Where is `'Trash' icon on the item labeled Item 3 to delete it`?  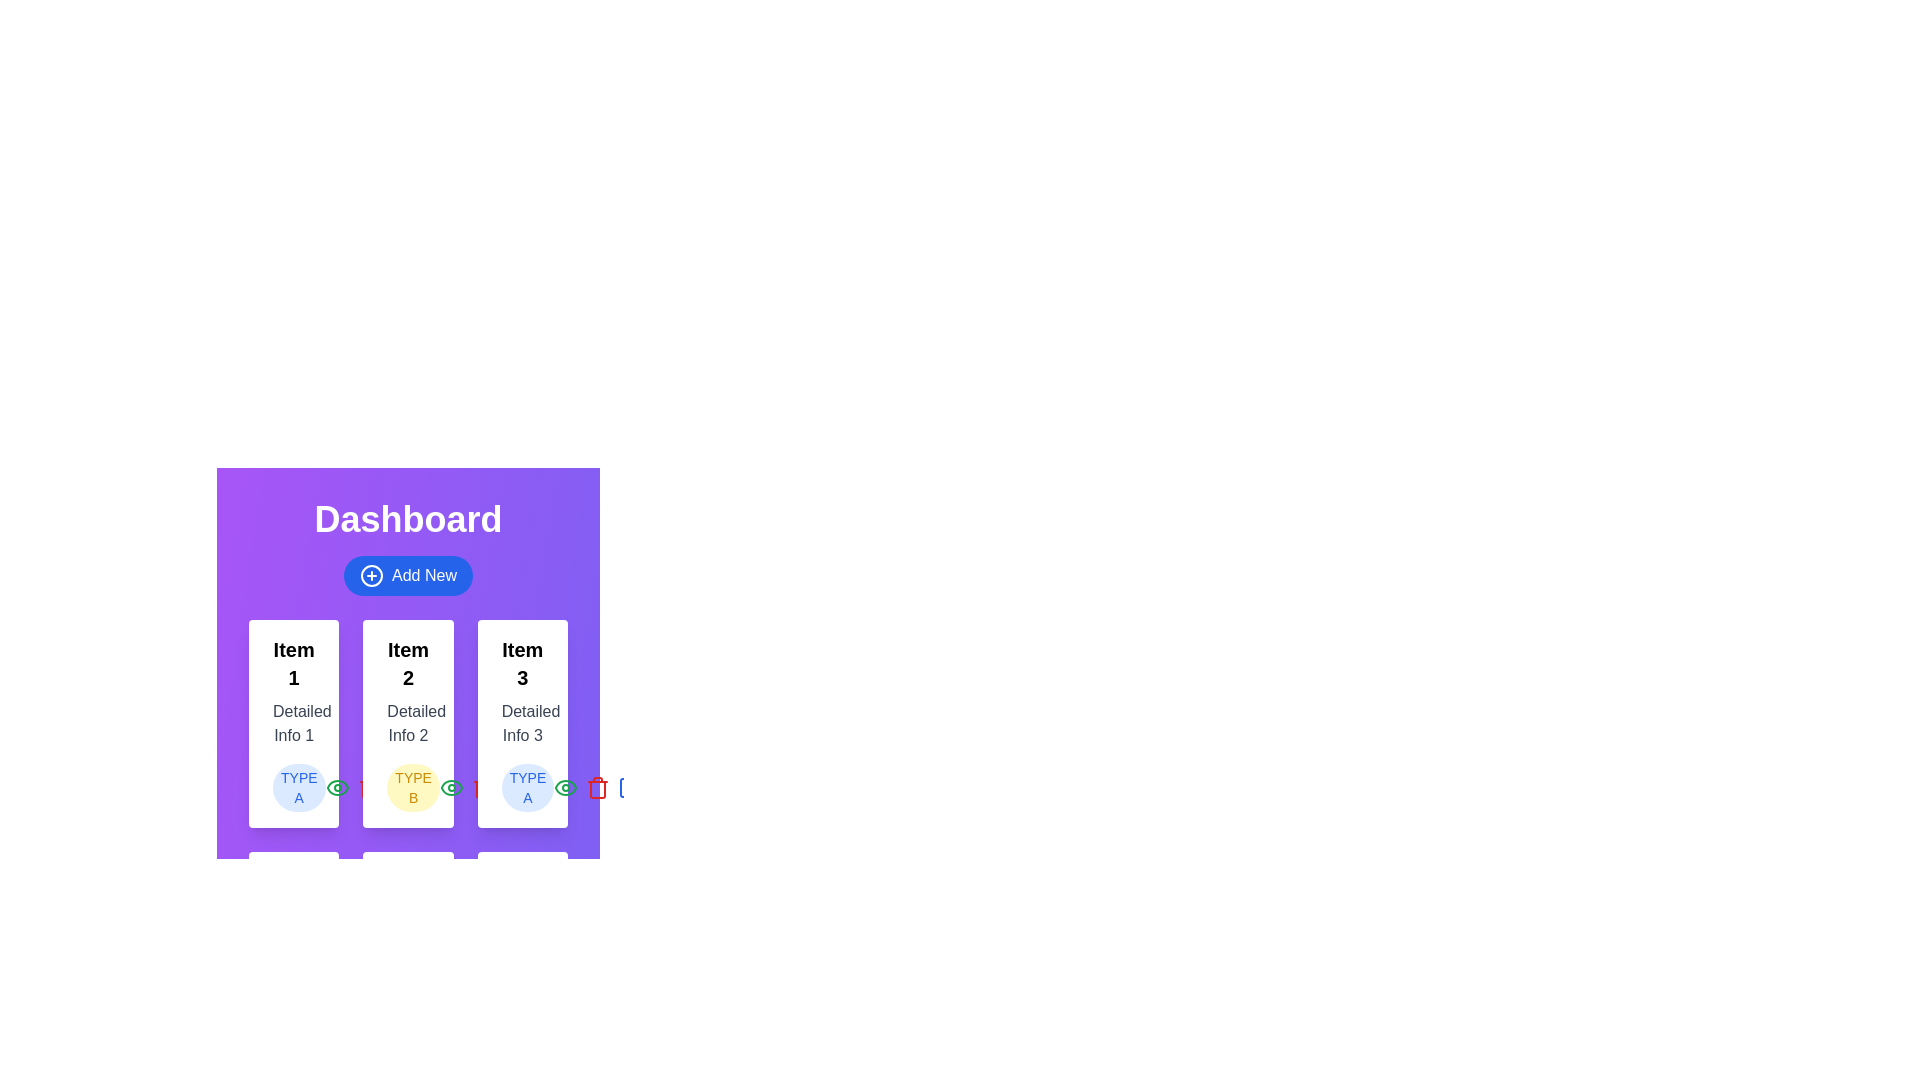
'Trash' icon on the item labeled Item 3 to delete it is located at coordinates (597, 786).